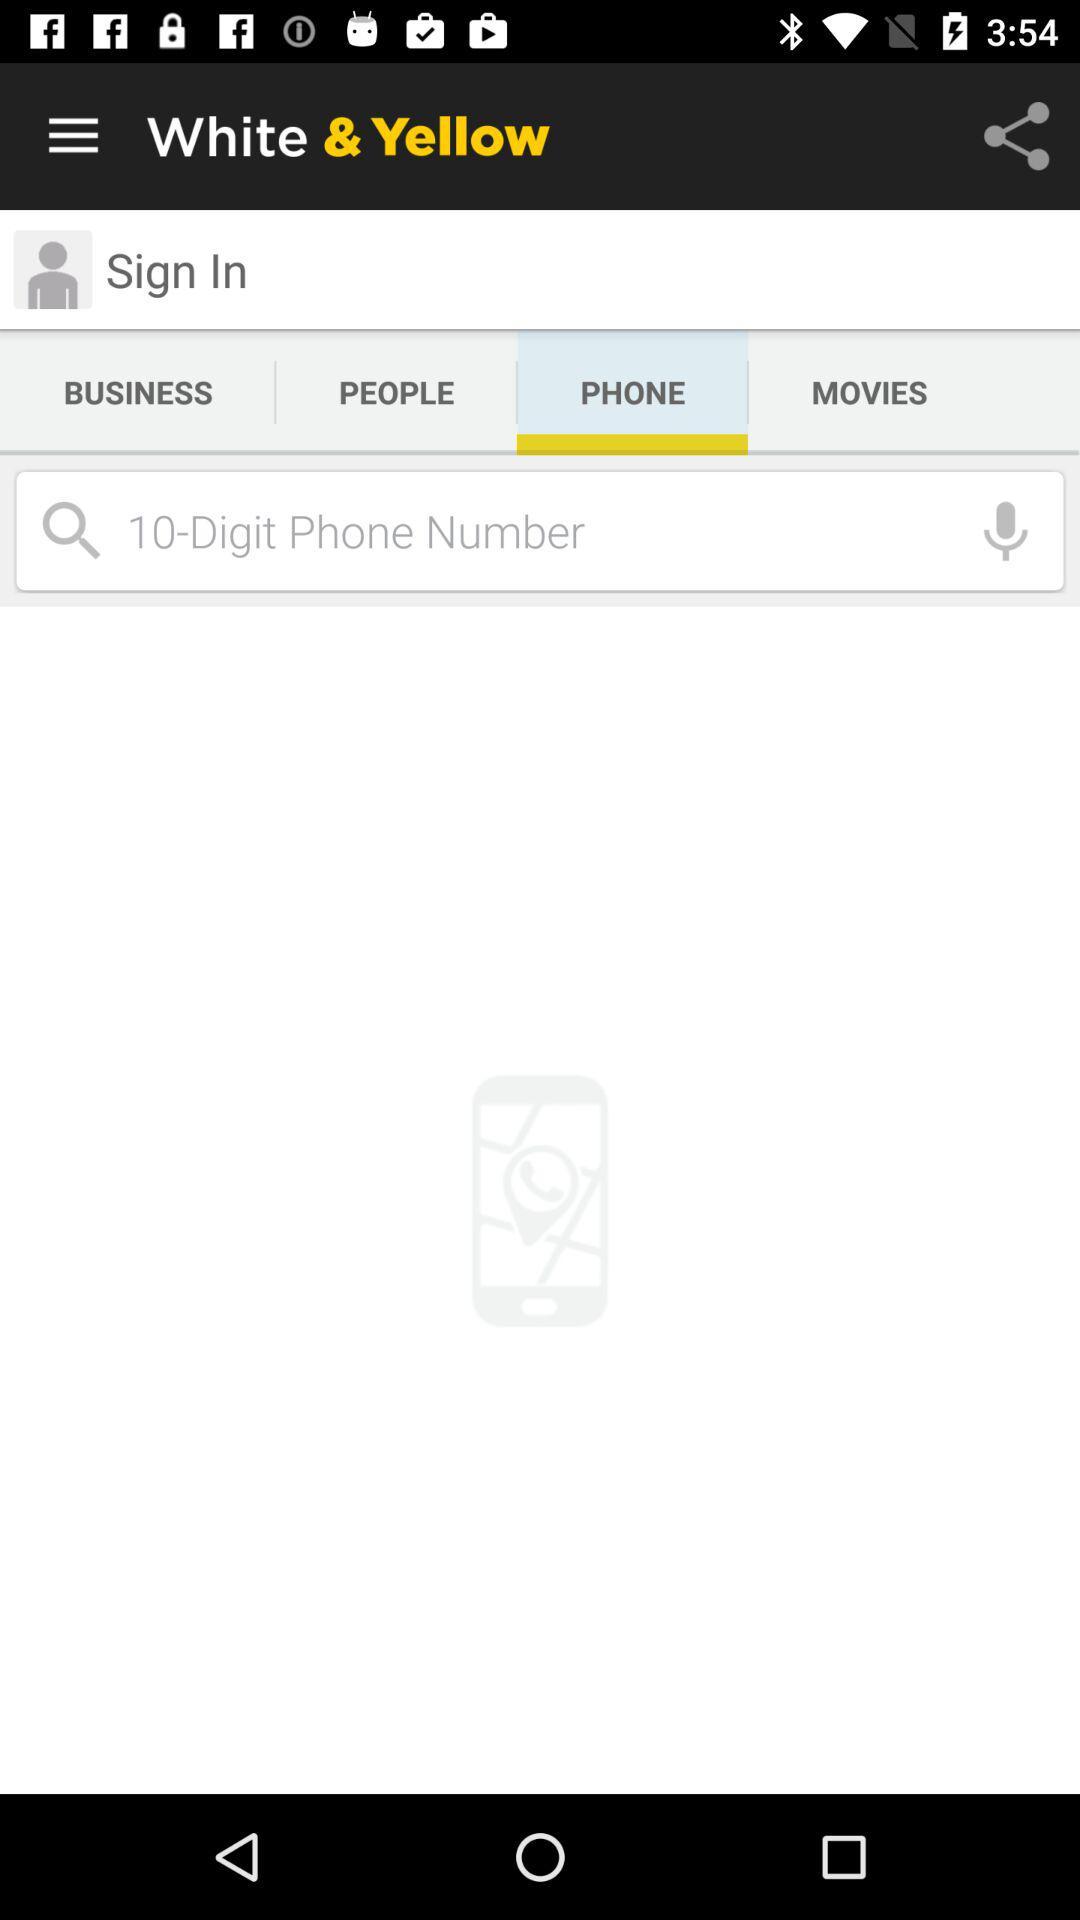  I want to click on the microphone icon, so click(1005, 531).